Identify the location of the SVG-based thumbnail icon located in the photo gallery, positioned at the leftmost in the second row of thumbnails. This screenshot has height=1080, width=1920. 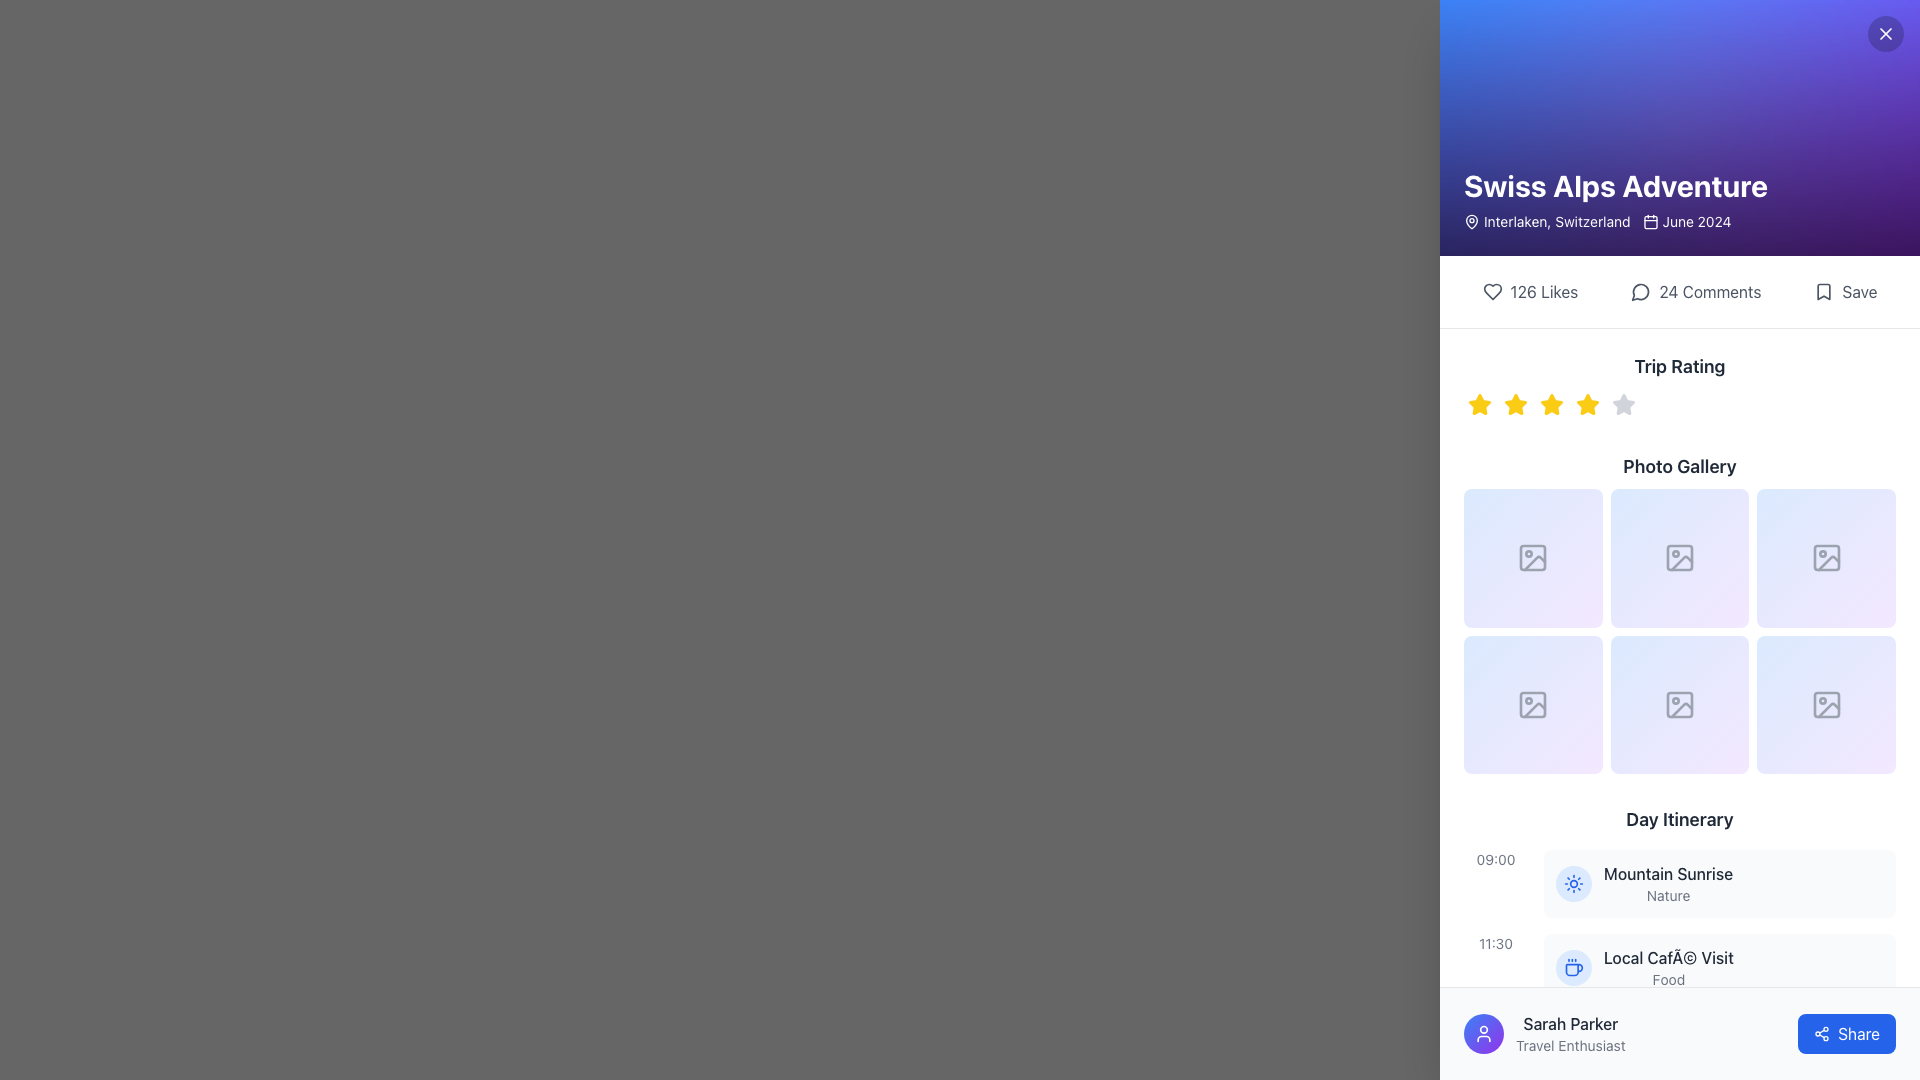
(1534, 709).